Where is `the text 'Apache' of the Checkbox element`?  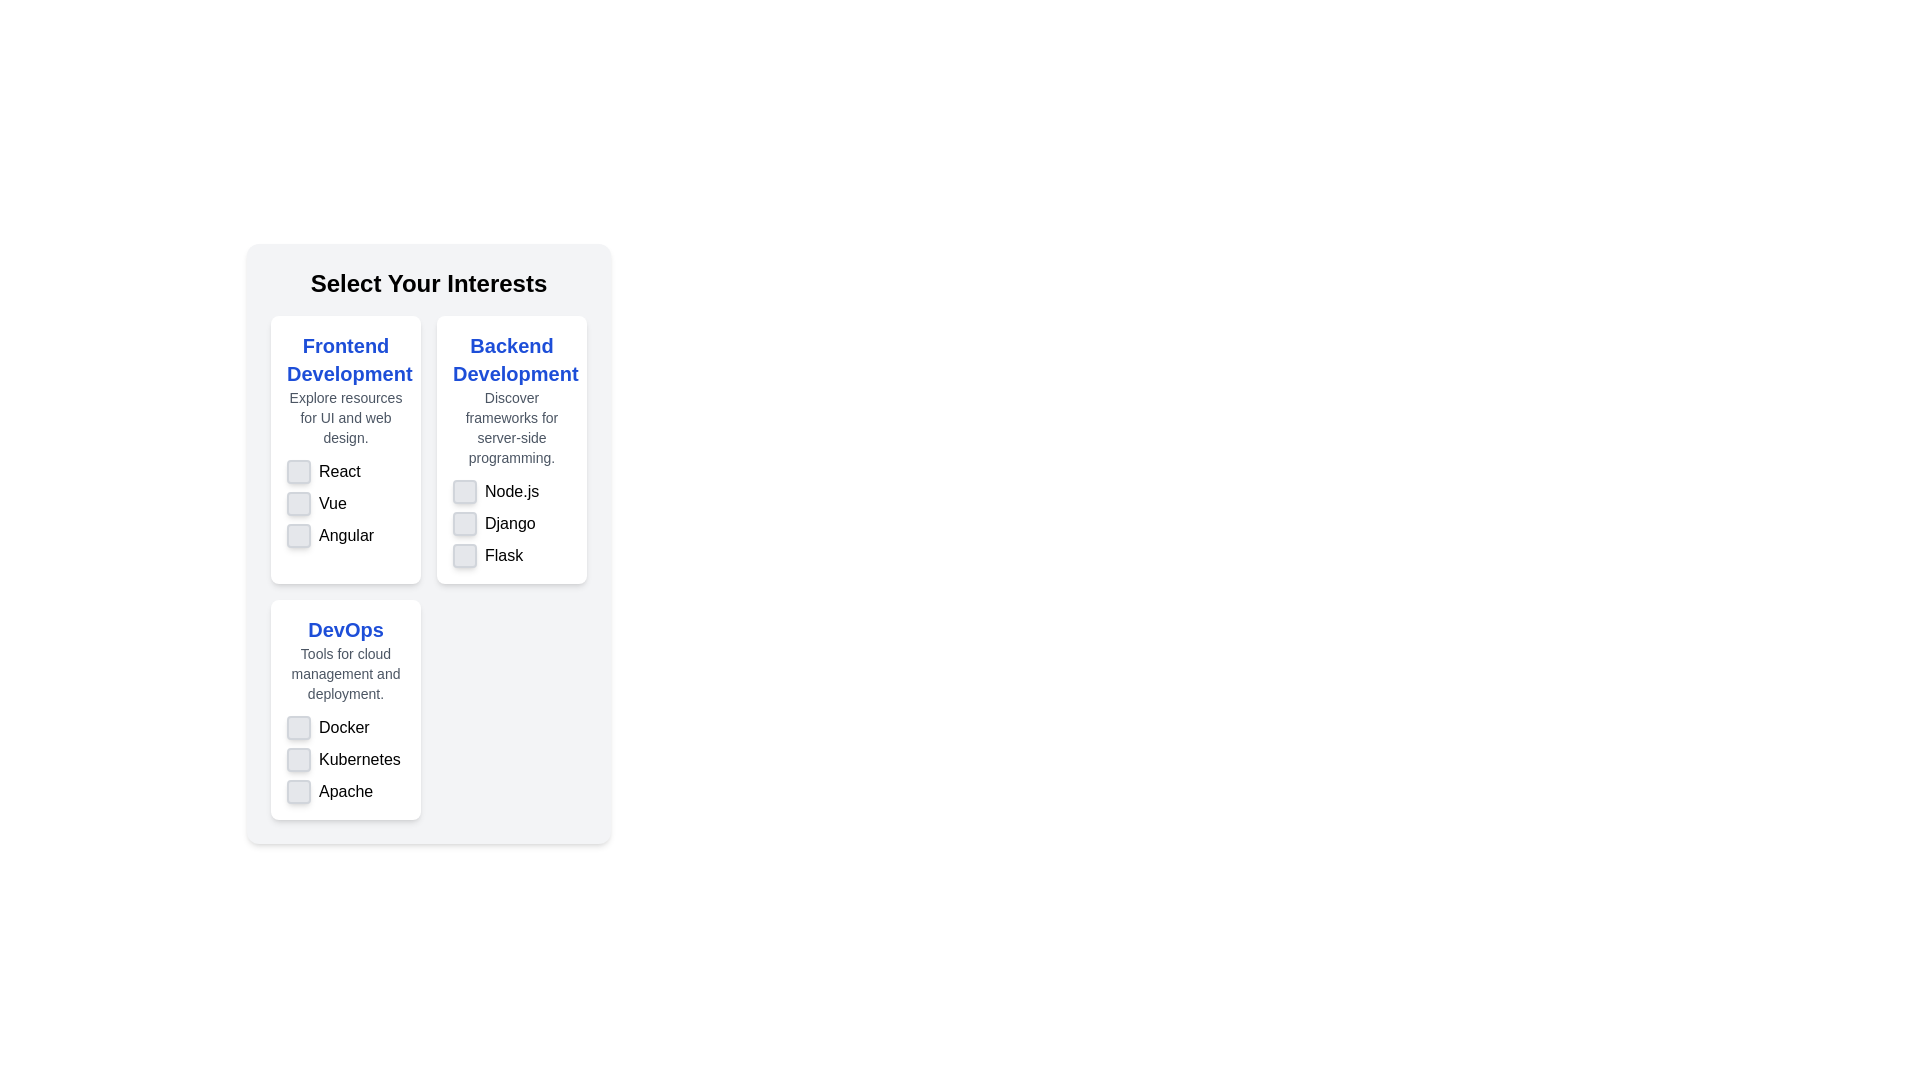
the text 'Apache' of the Checkbox element is located at coordinates (345, 790).